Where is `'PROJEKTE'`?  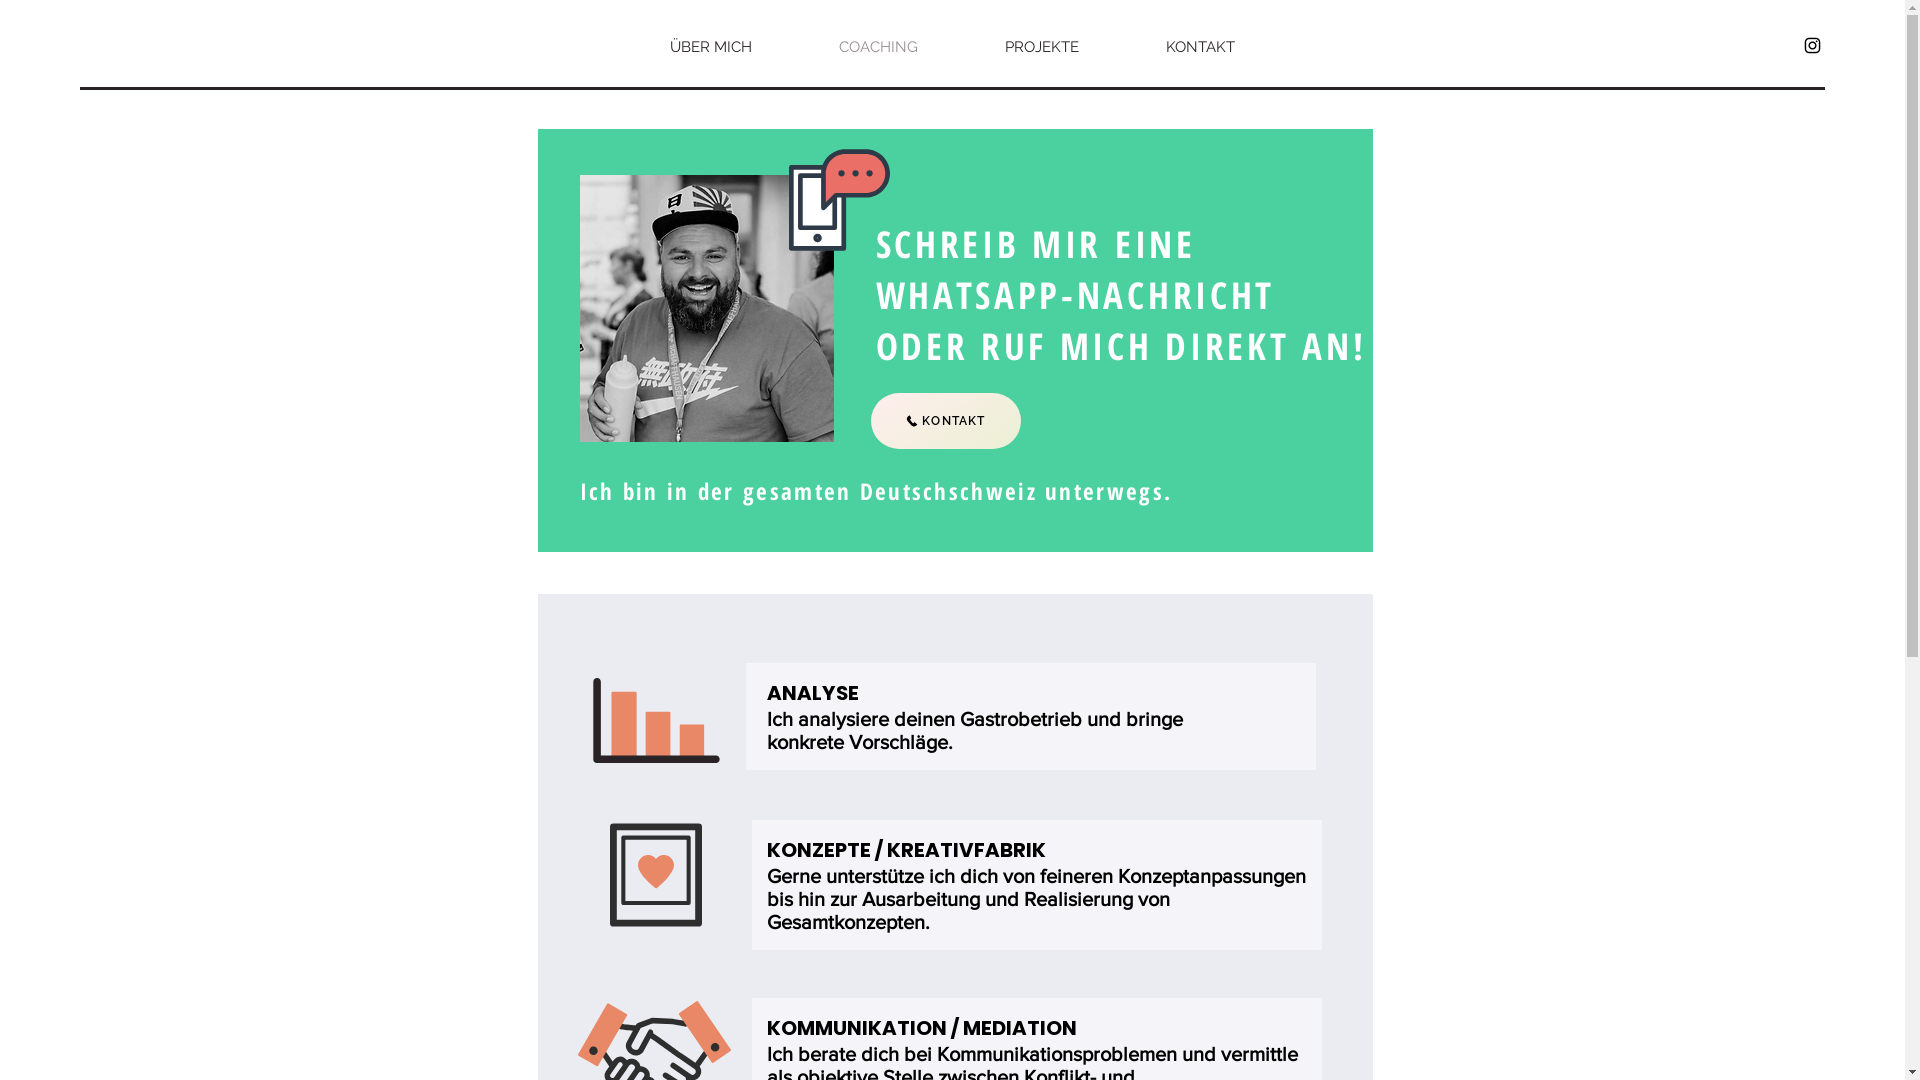
'PROJEKTE' is located at coordinates (1041, 46).